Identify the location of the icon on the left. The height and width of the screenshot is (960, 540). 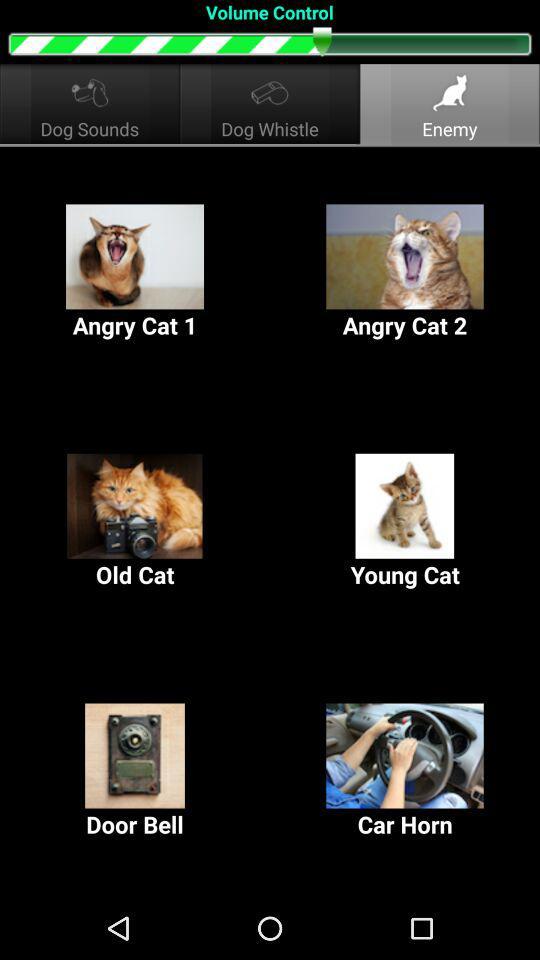
(135, 521).